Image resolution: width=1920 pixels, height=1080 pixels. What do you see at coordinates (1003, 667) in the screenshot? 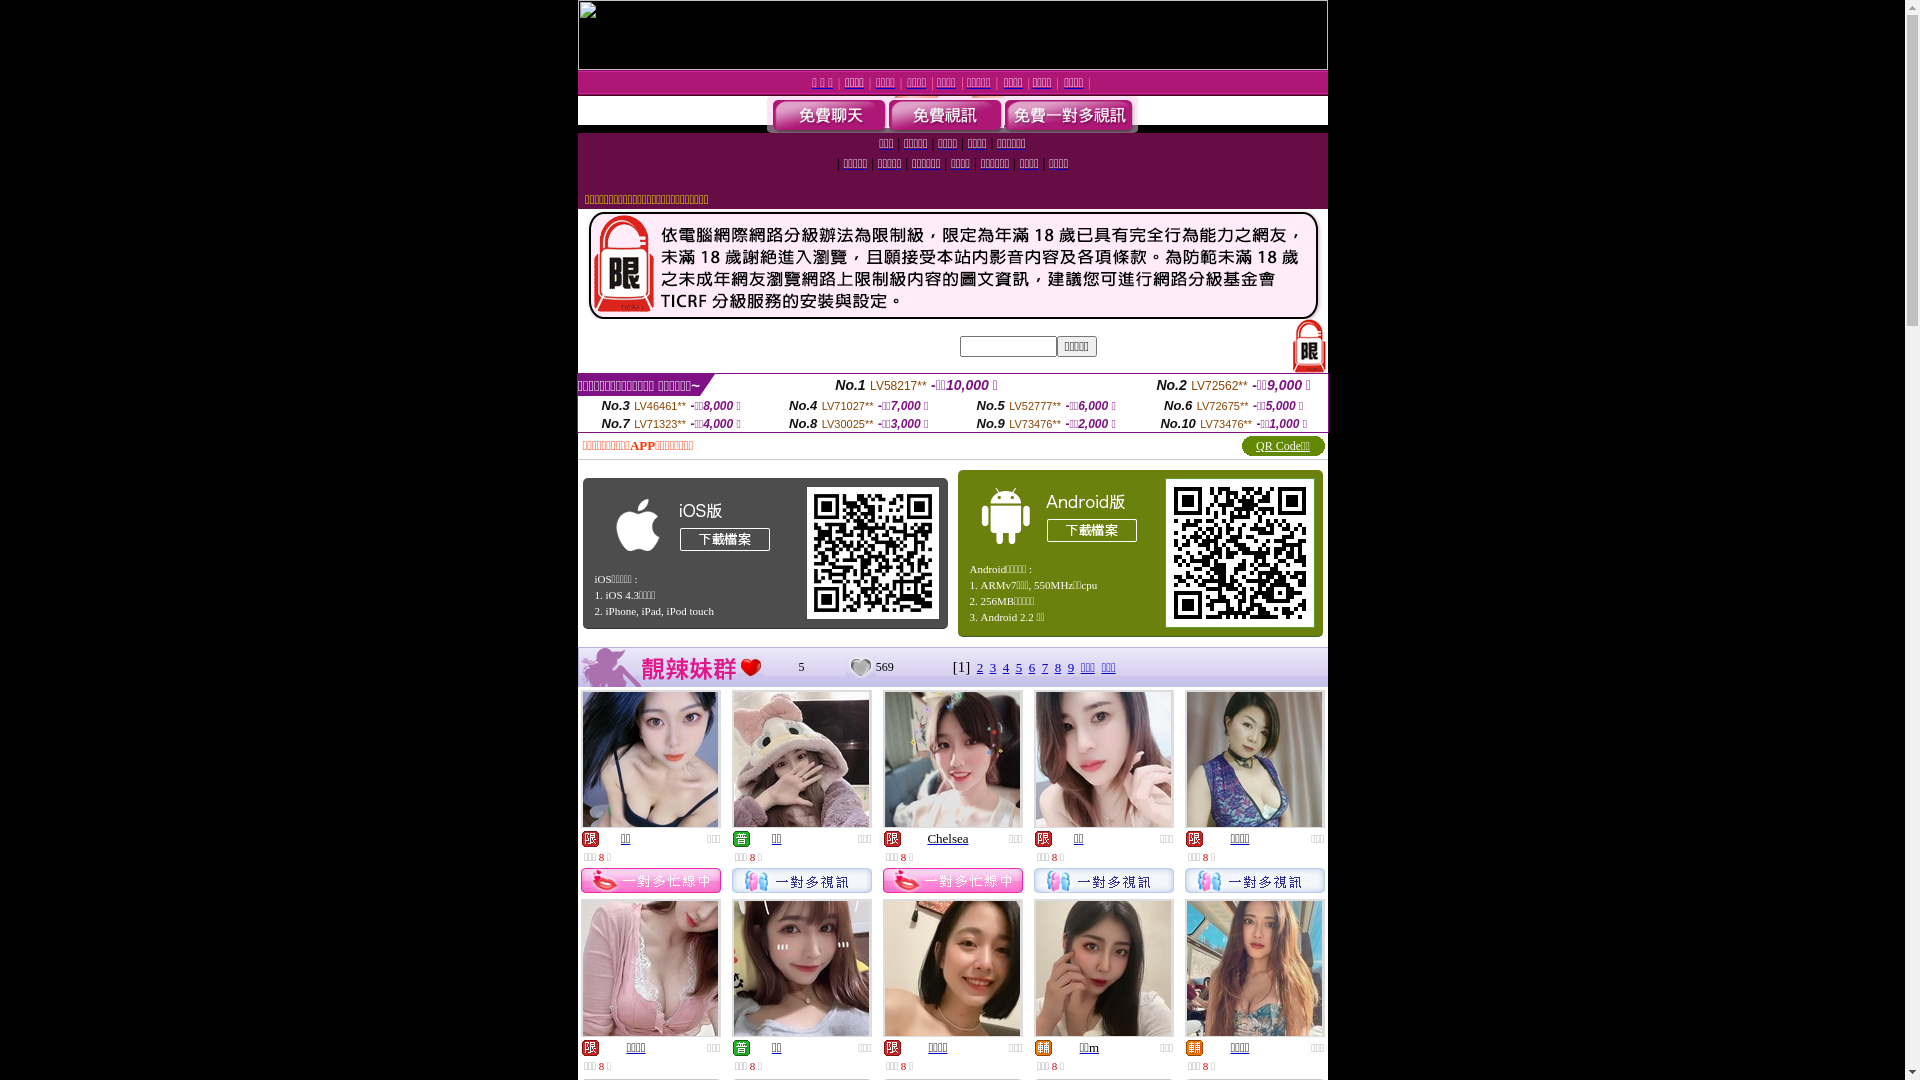
I see `'4'` at bounding box center [1003, 667].